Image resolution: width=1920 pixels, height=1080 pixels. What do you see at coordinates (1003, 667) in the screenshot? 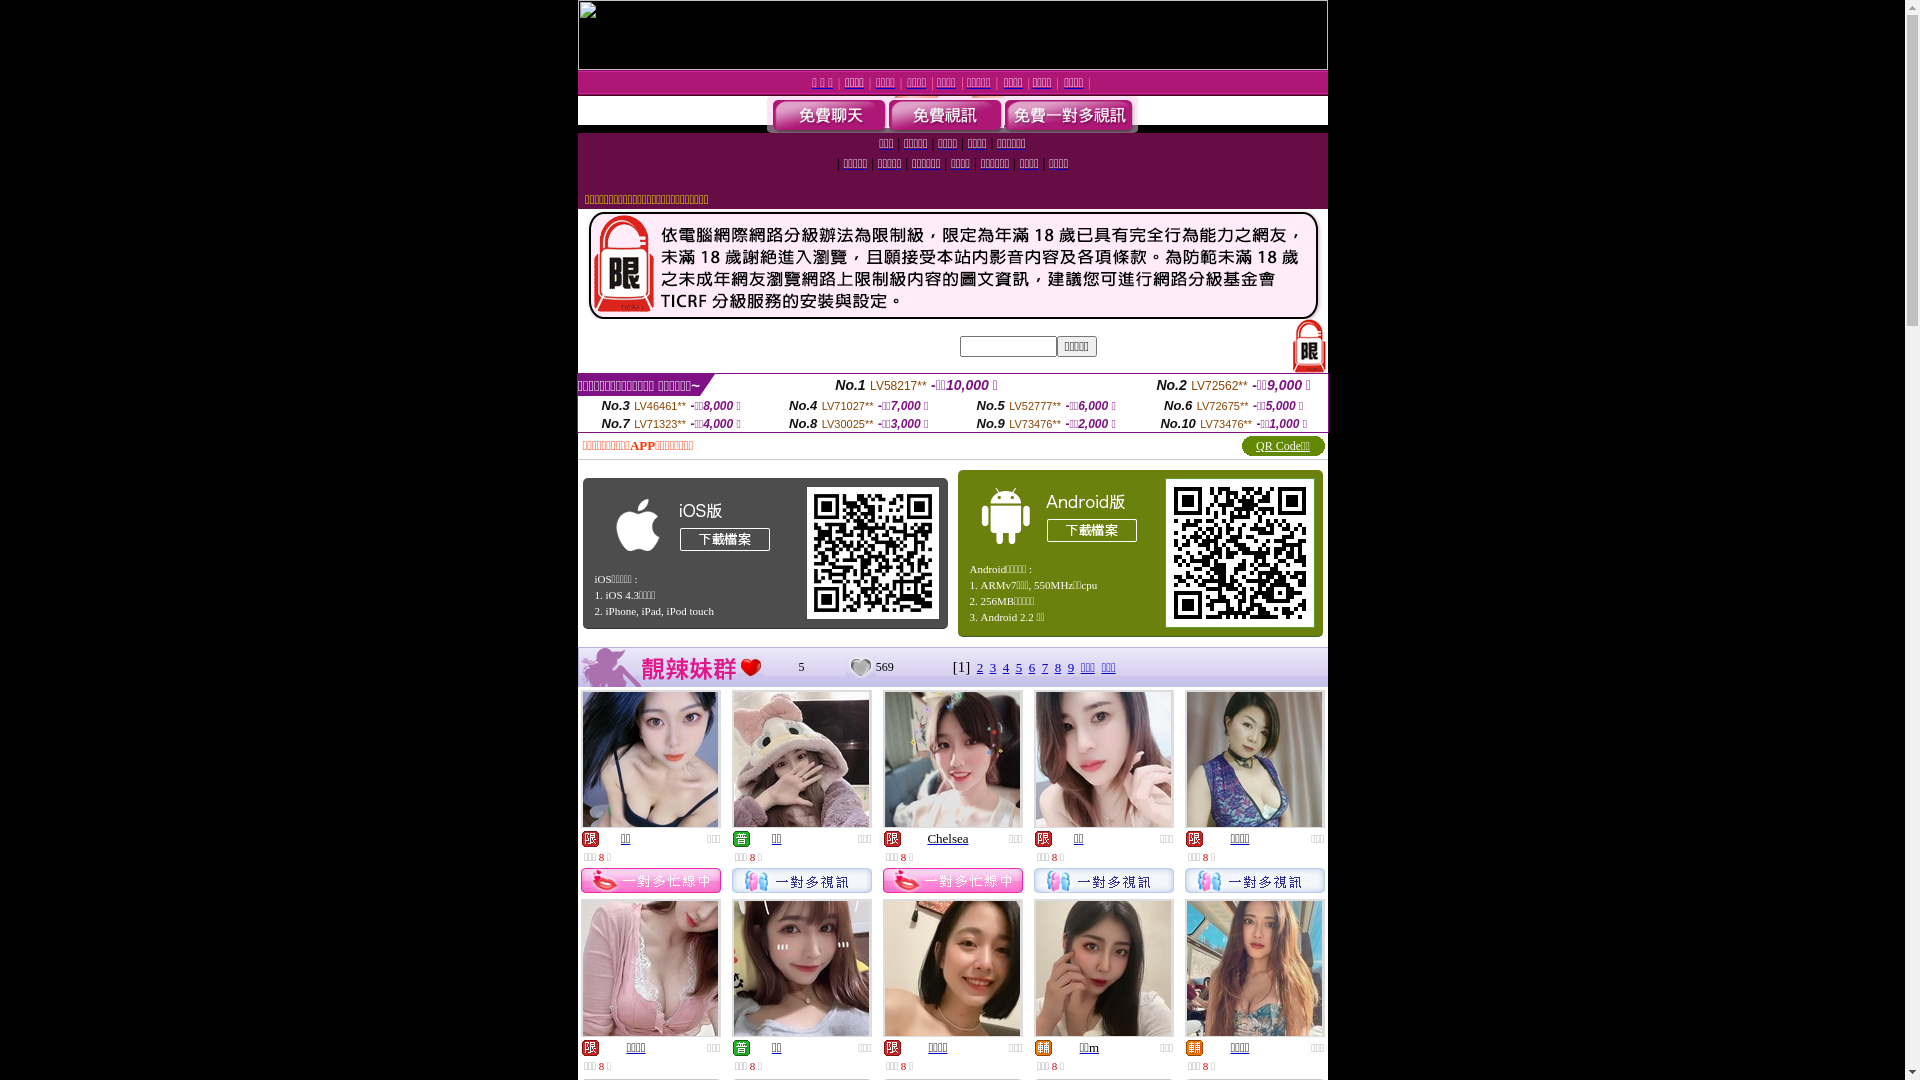
I see `'4'` at bounding box center [1003, 667].